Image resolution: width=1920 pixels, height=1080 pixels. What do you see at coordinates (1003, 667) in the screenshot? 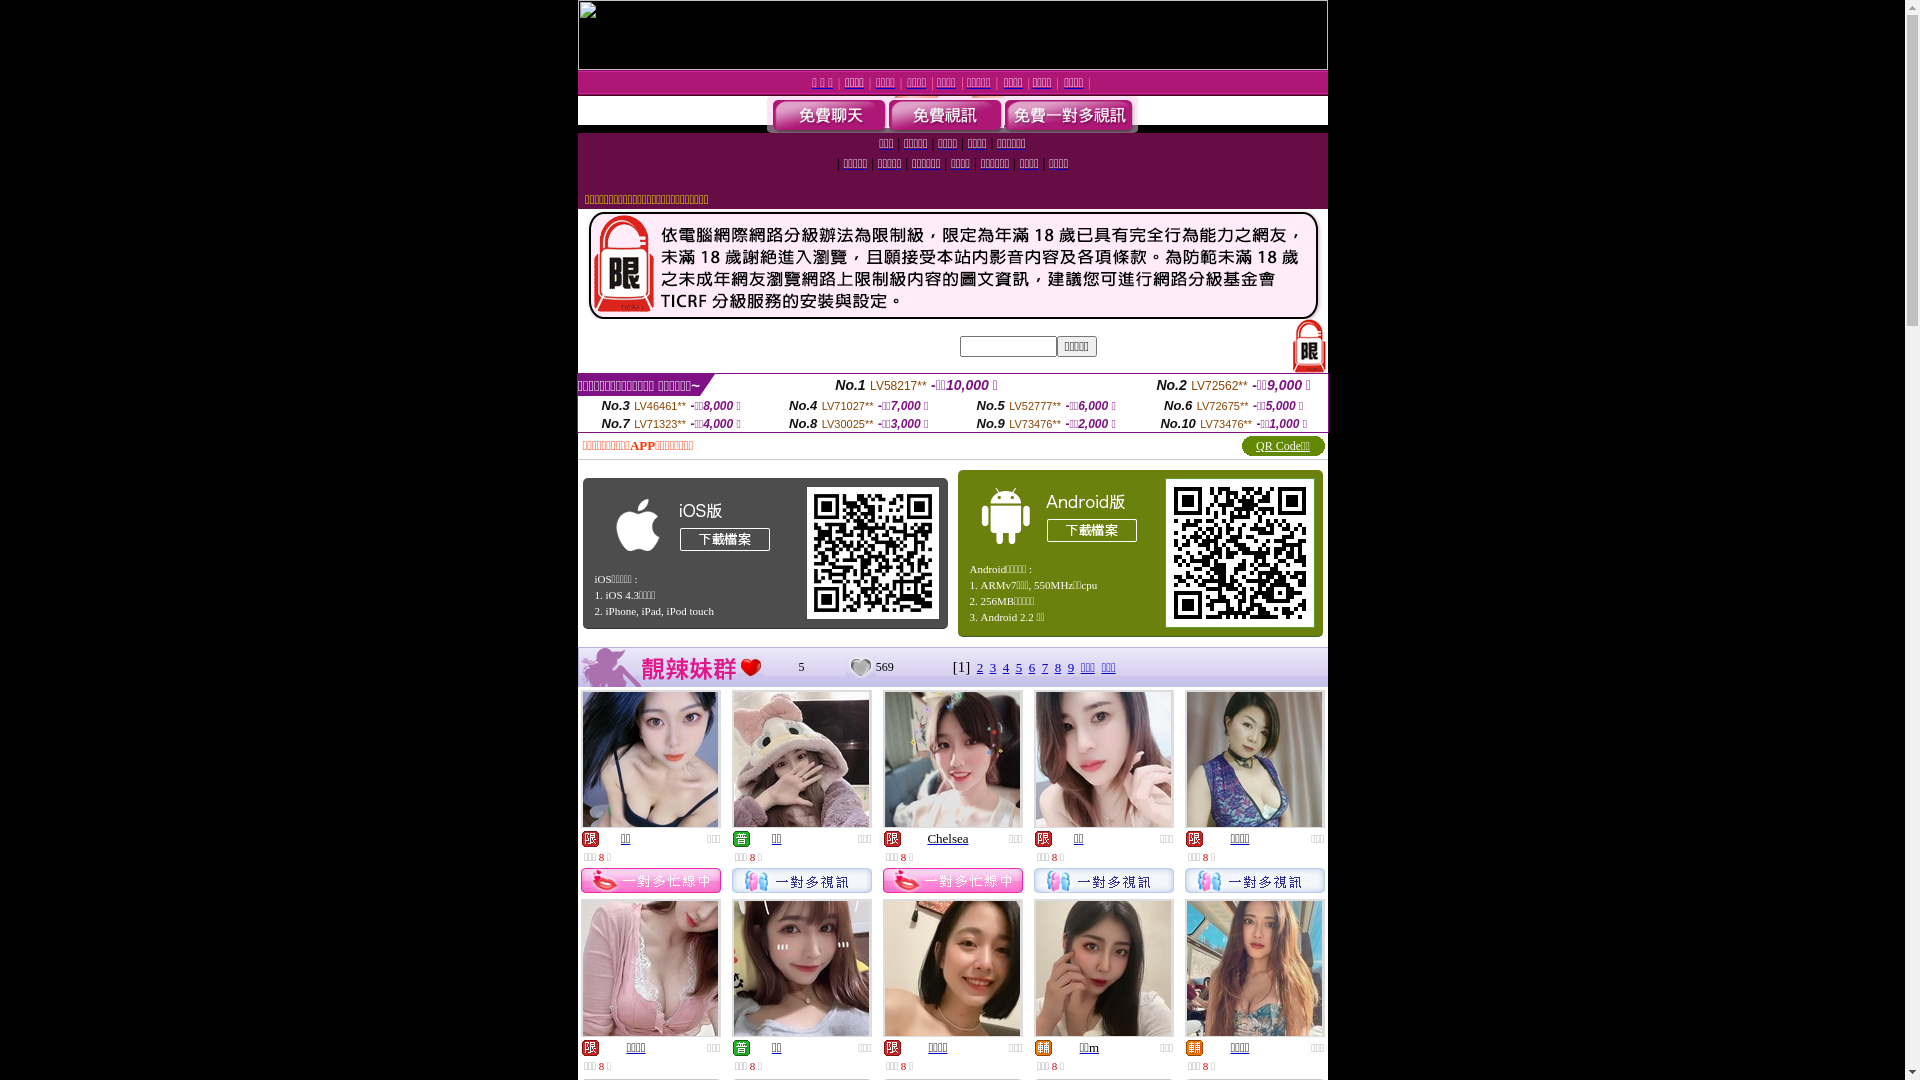
I see `'4'` at bounding box center [1003, 667].